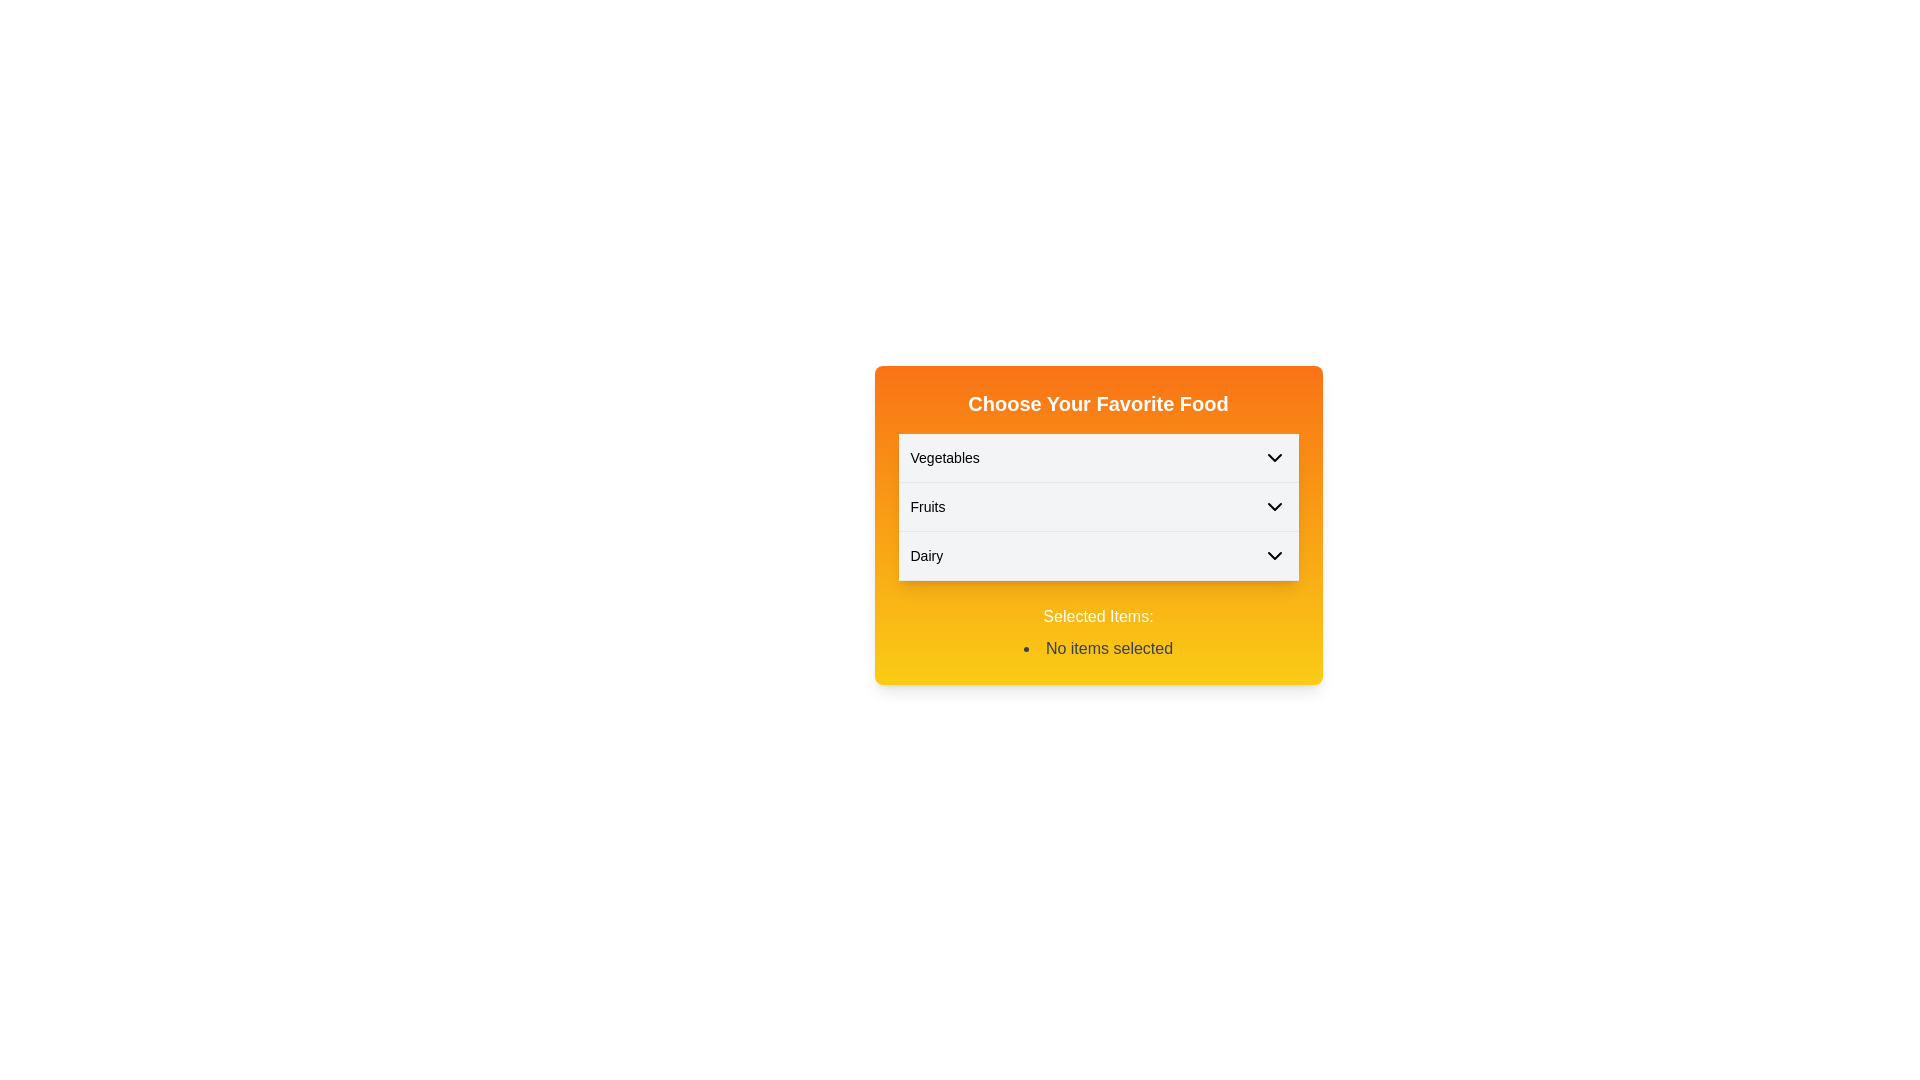  What do you see at coordinates (1097, 555) in the screenshot?
I see `the 'Dairy' dropdown list item` at bounding box center [1097, 555].